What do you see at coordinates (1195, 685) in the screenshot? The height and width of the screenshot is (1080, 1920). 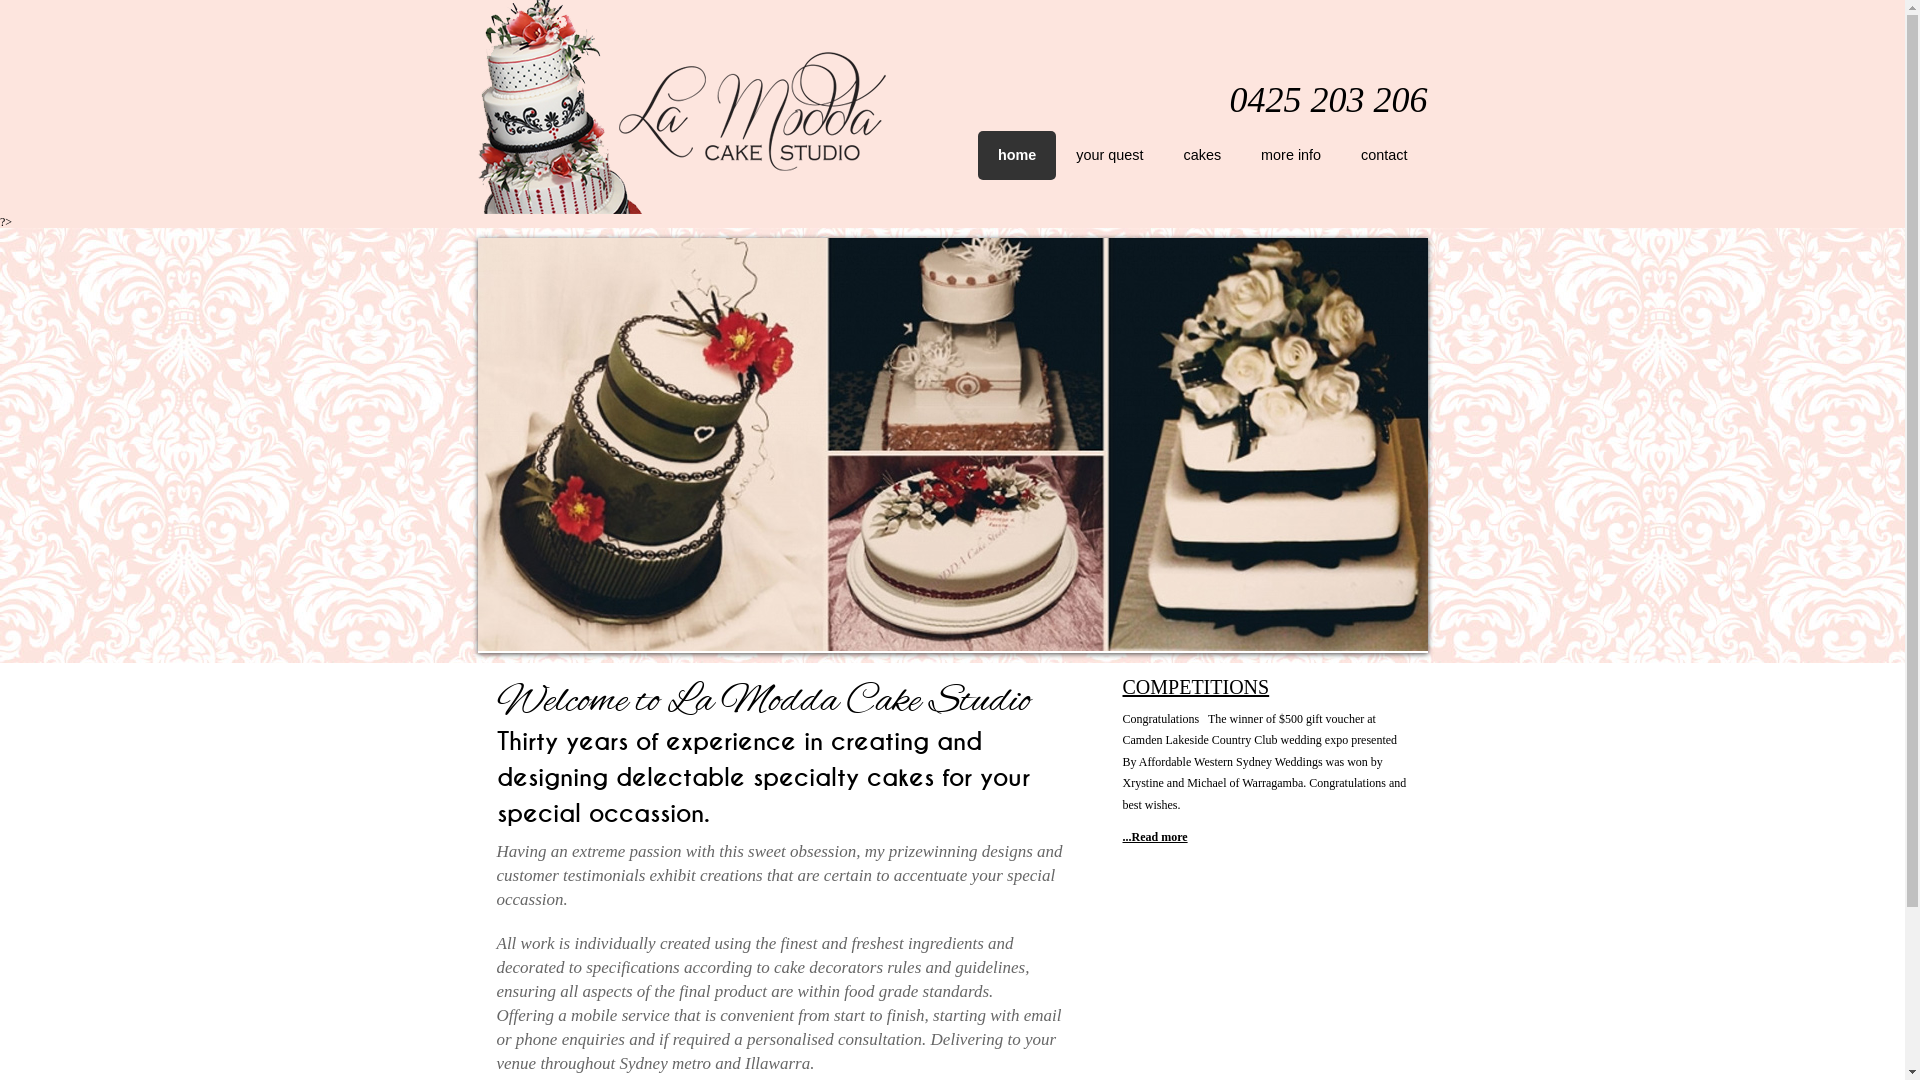 I see `'COMPETITIONS'` at bounding box center [1195, 685].